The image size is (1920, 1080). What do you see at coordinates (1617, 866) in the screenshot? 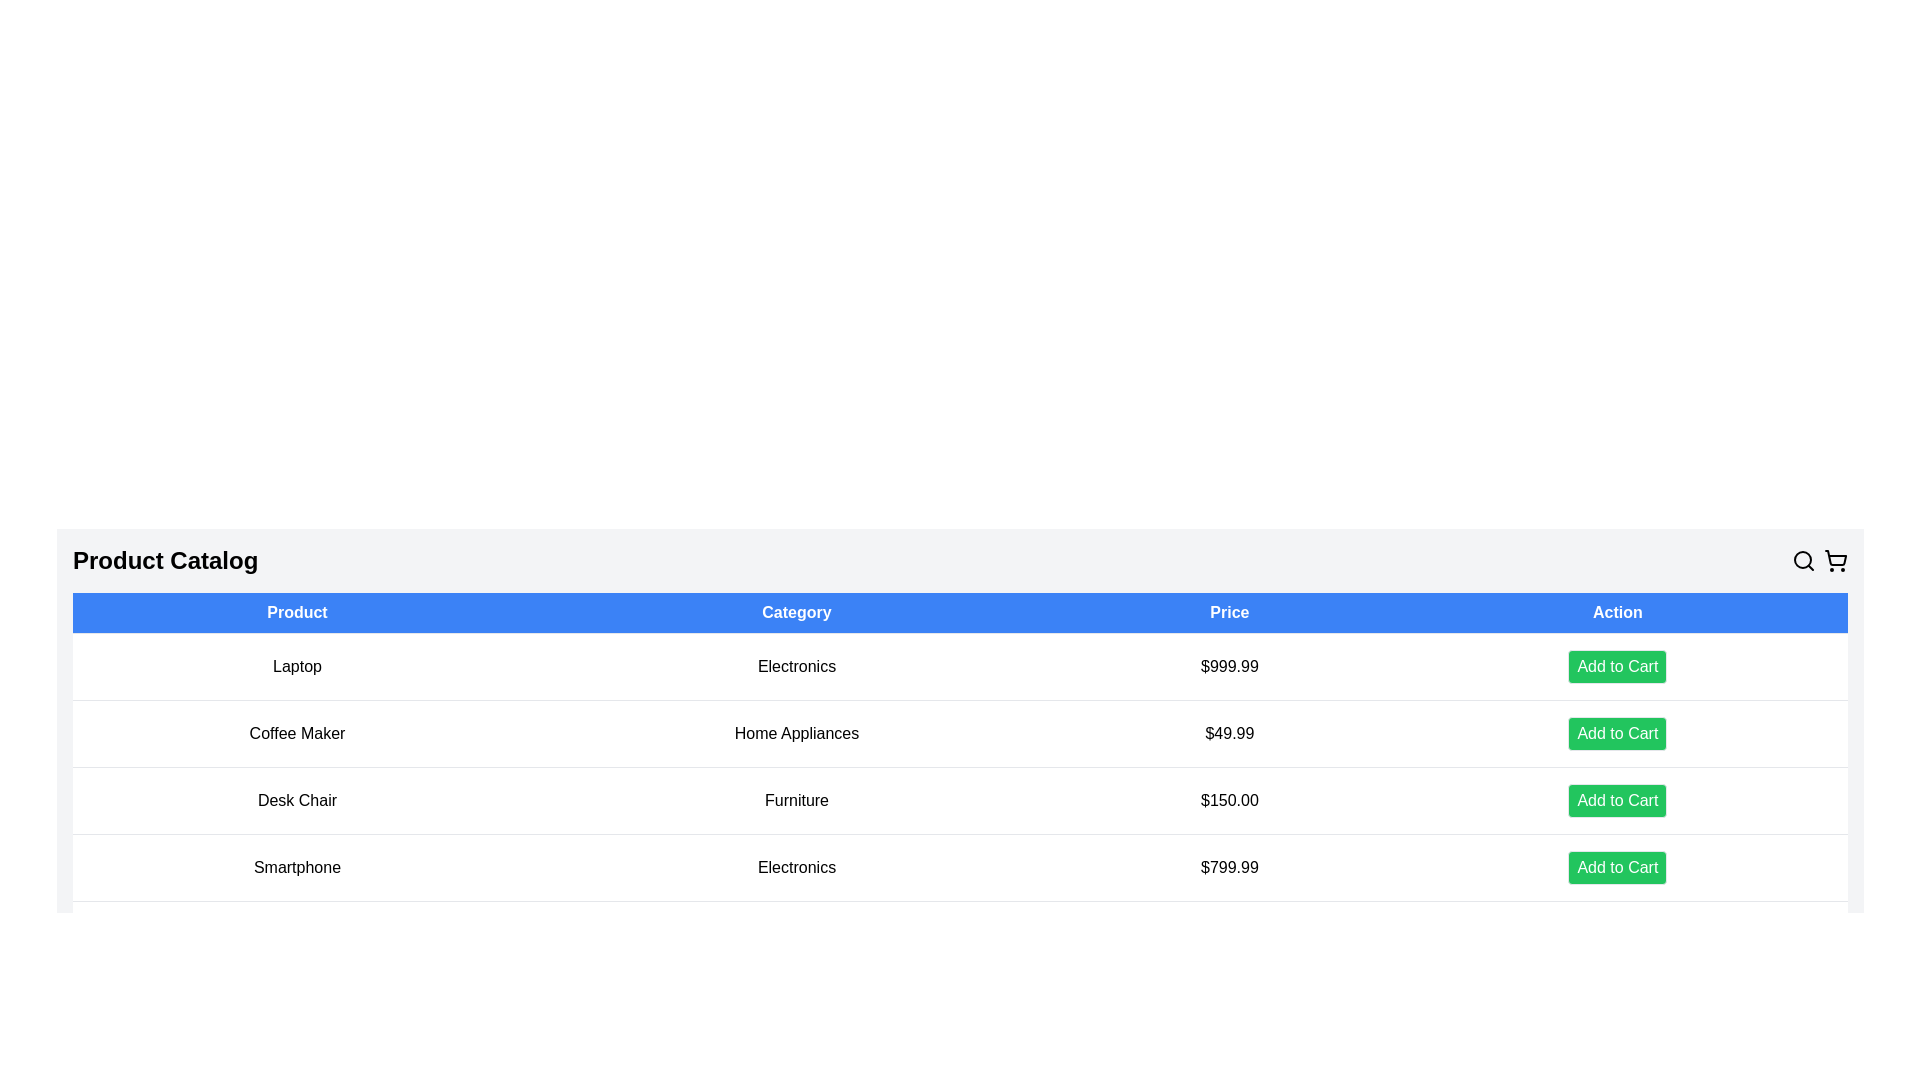
I see `the green rectangular 'Add to Cart' button with rounded corners in the 'Action' column for the 'Smartphone' product` at bounding box center [1617, 866].